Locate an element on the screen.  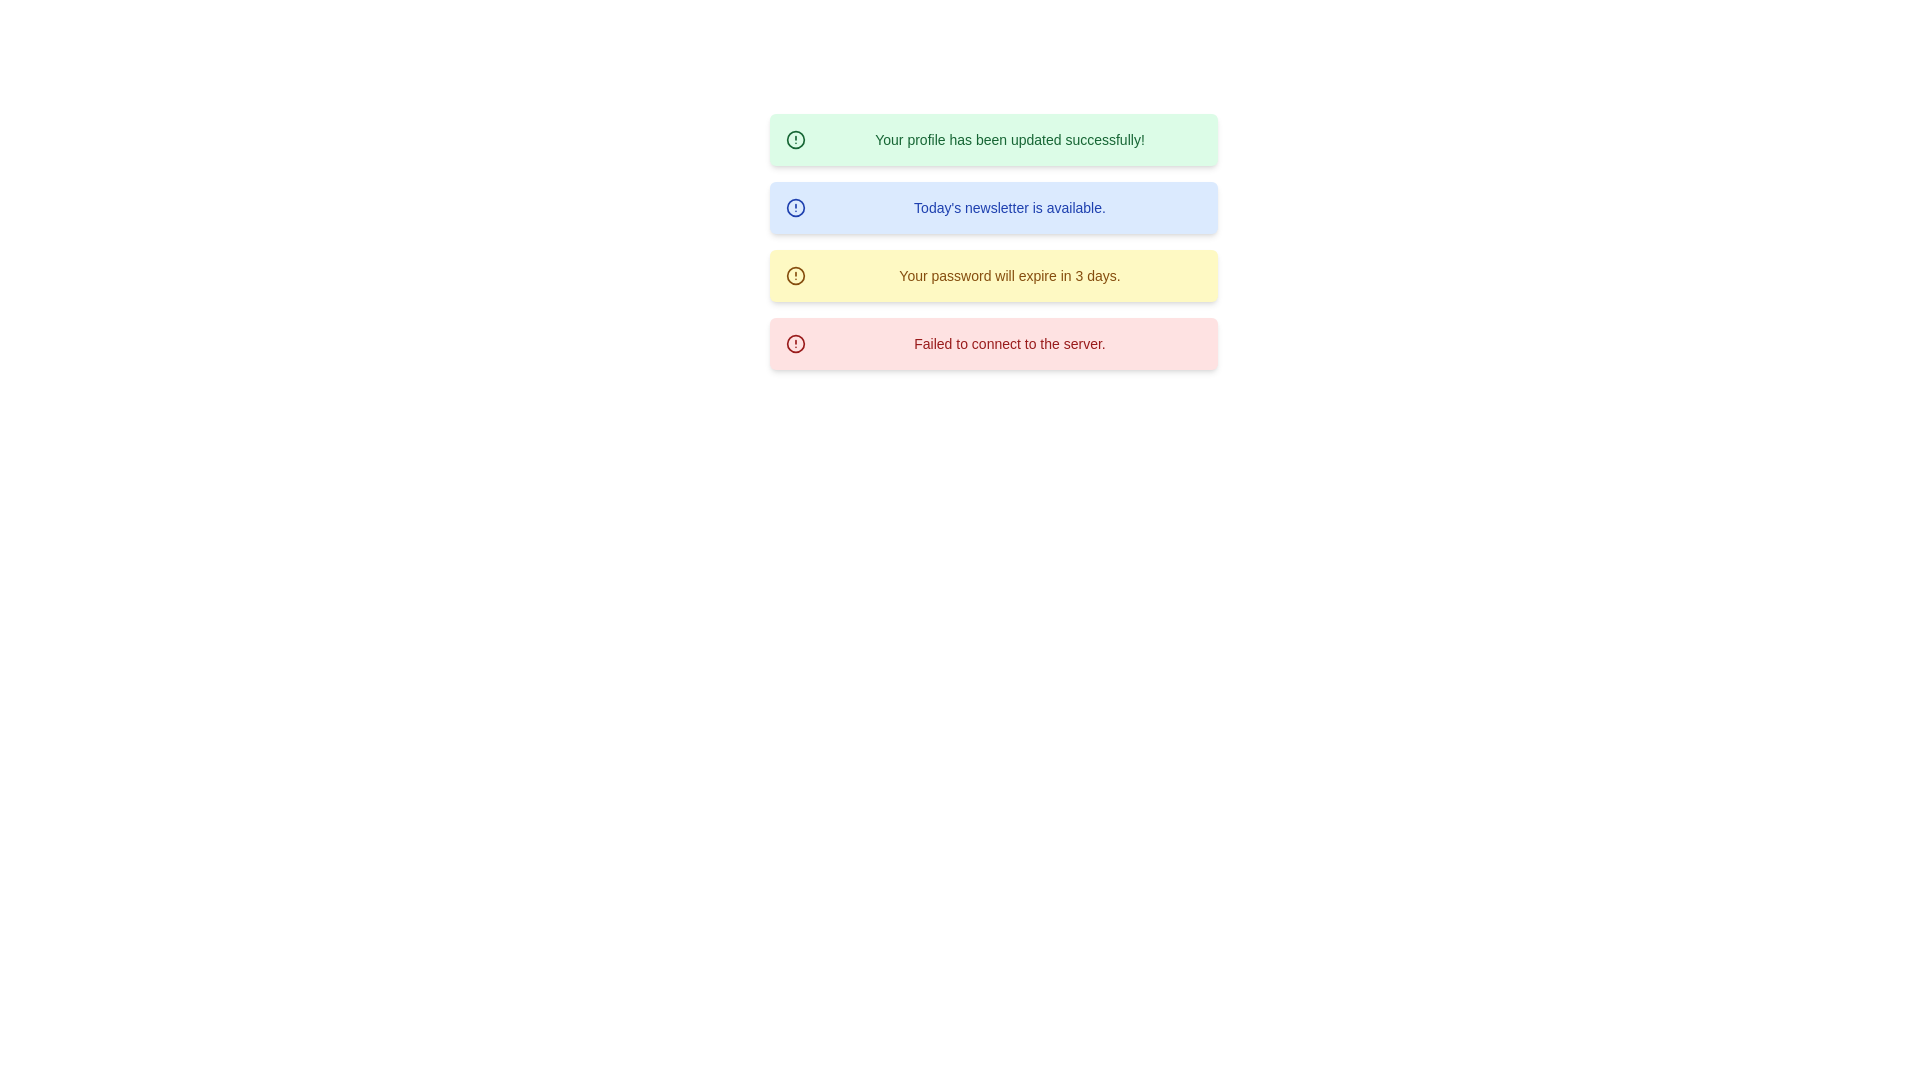
notification text that states 'Your password will expire in 3 days.' which is displayed in a smaller font on a yellow background within the third notification panel is located at coordinates (1009, 276).